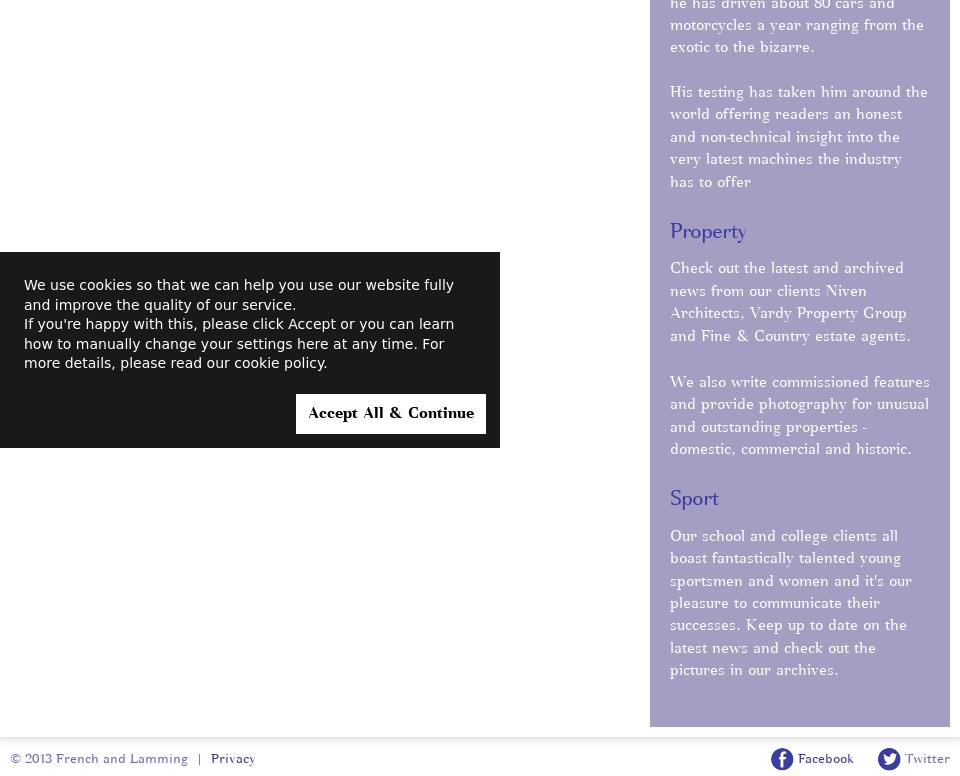 This screenshot has width=960, height=776. What do you see at coordinates (234, 352) in the screenshot?
I see `'at any time. For more details, please read our'` at bounding box center [234, 352].